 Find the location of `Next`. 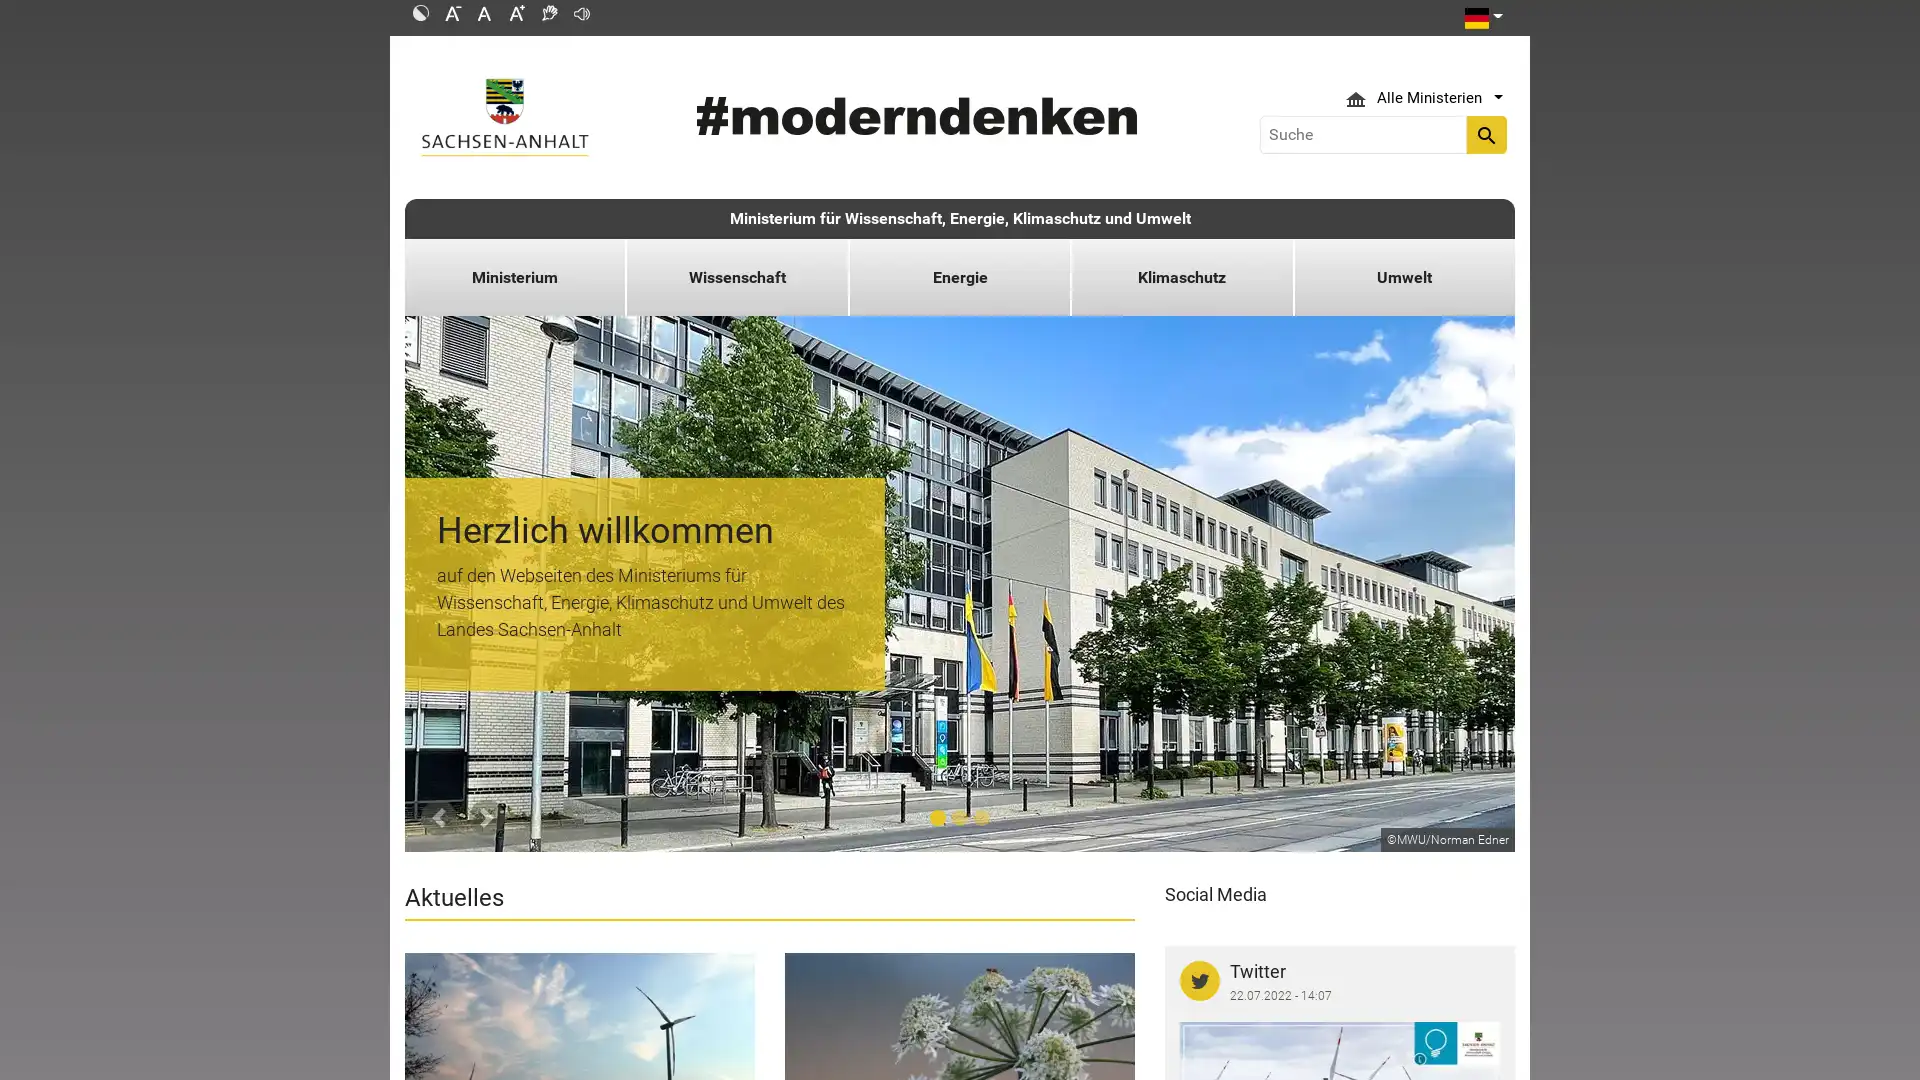

Next is located at coordinates (486, 817).